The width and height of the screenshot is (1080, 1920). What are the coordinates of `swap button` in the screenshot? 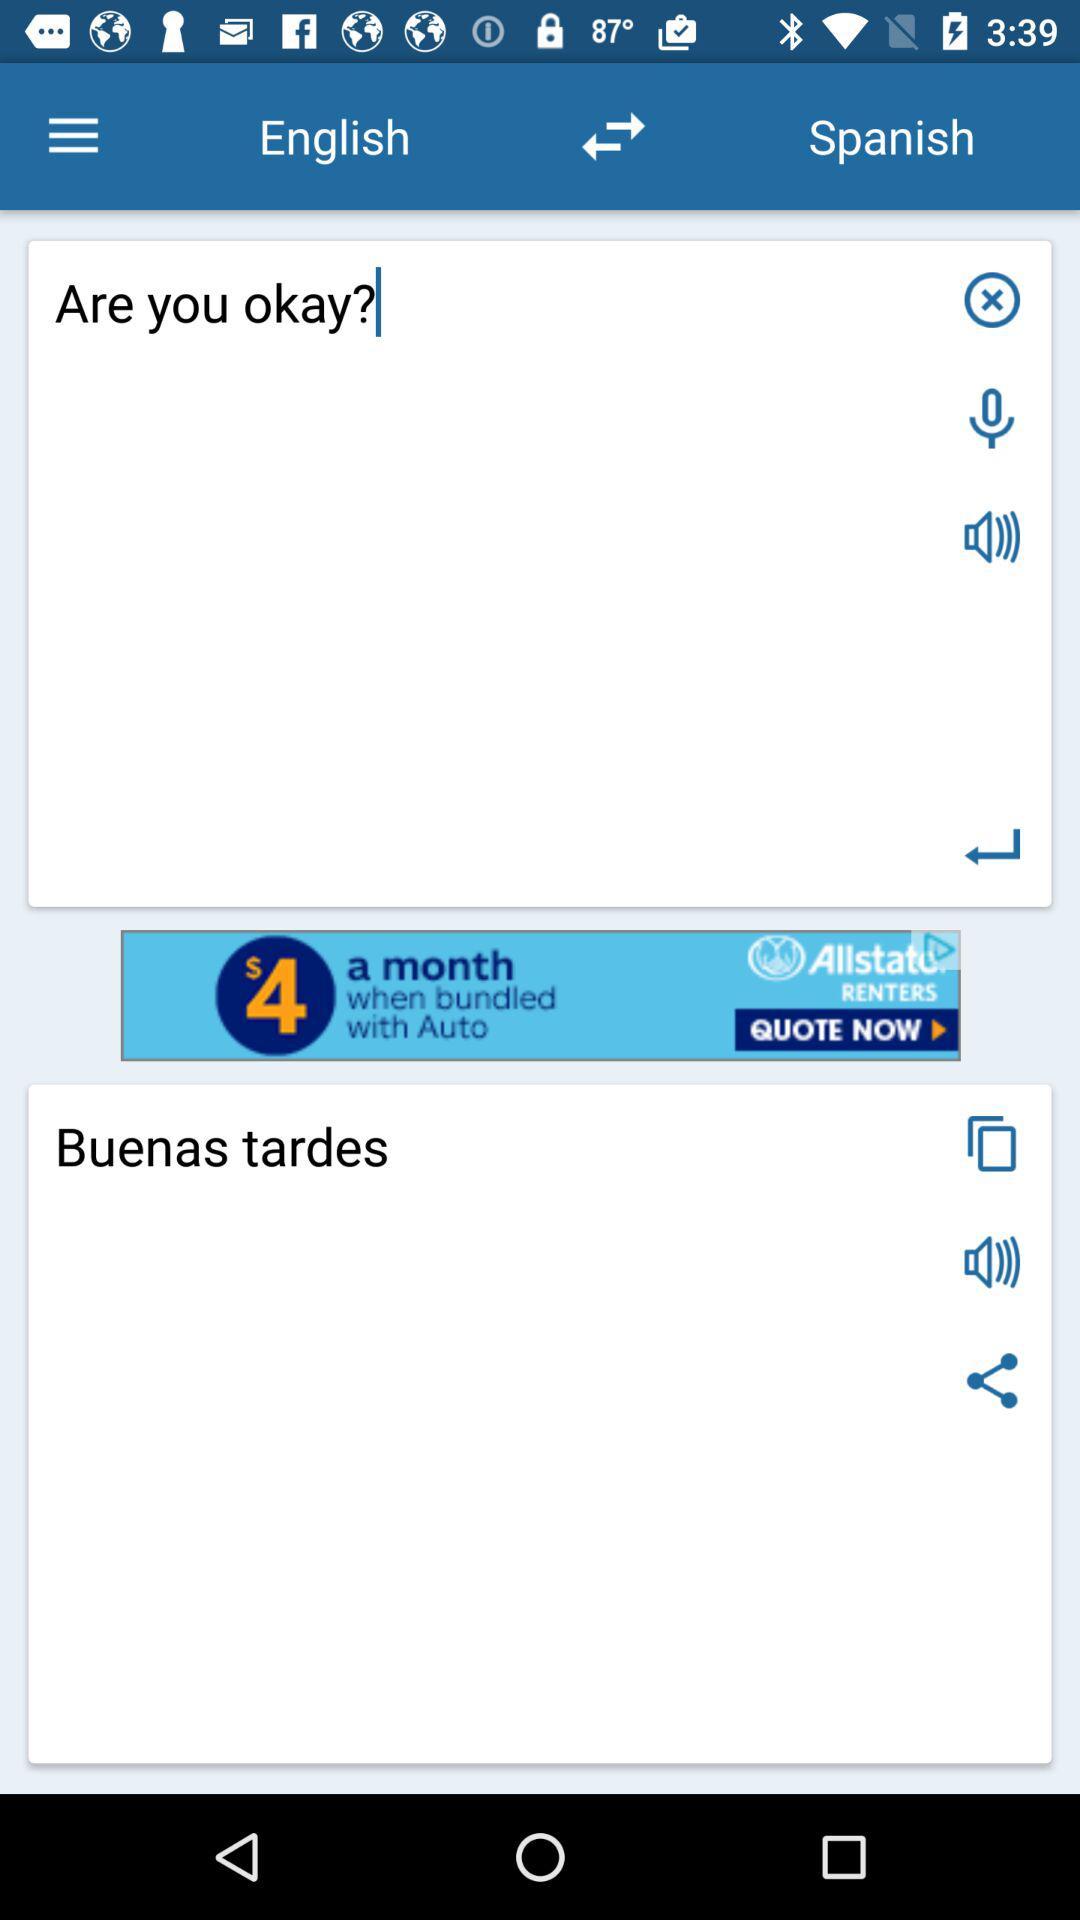 It's located at (612, 135).